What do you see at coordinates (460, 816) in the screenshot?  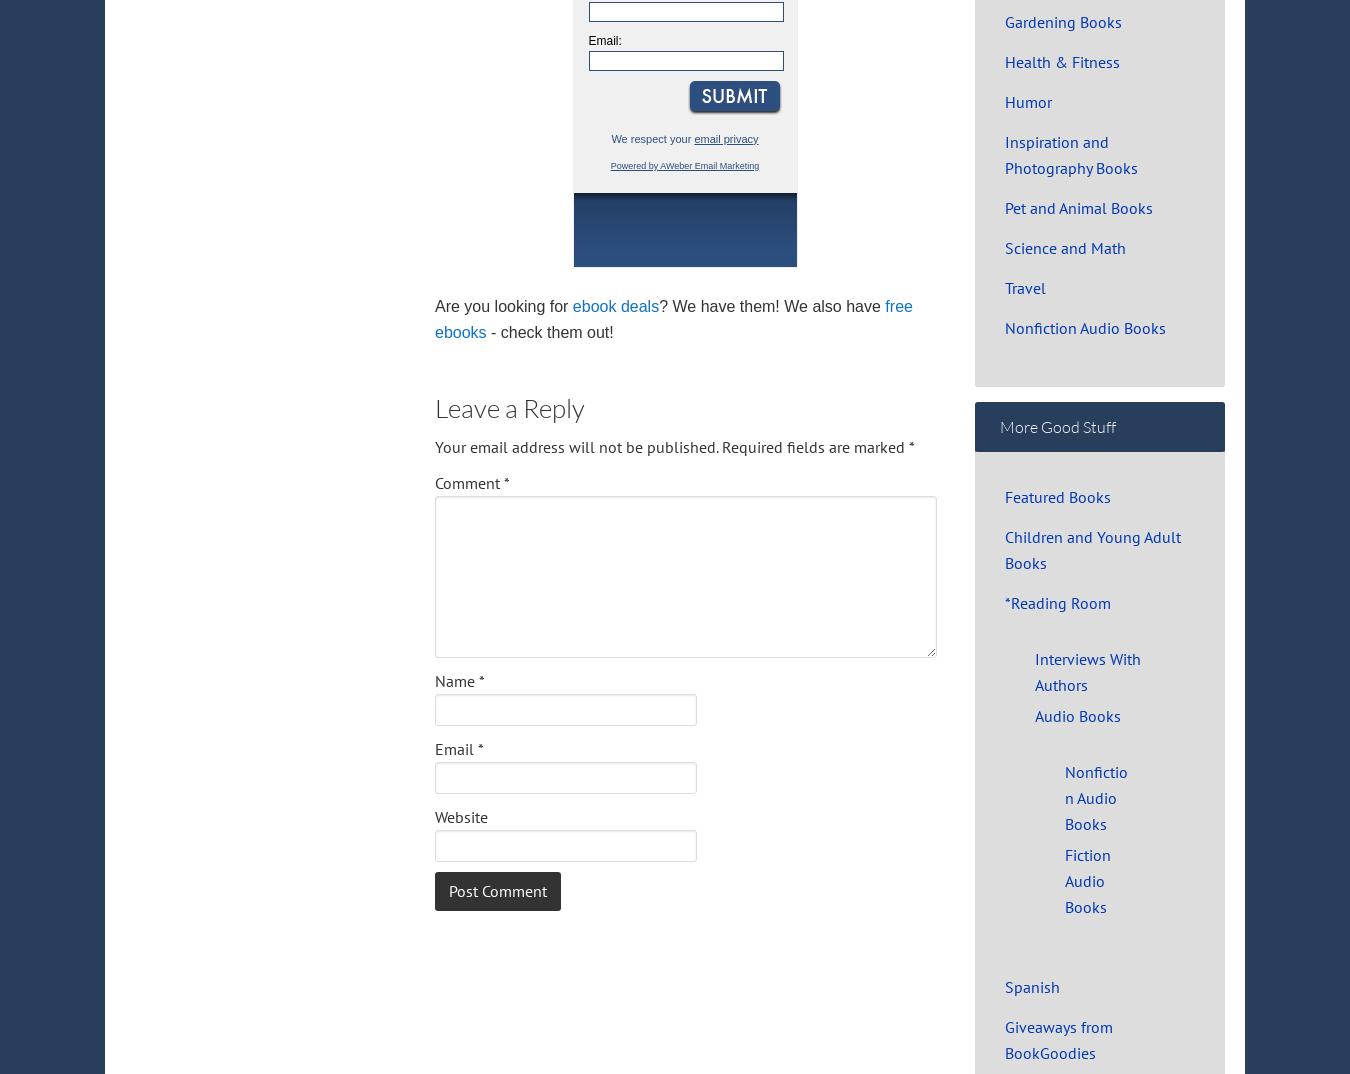 I see `'Website'` at bounding box center [460, 816].